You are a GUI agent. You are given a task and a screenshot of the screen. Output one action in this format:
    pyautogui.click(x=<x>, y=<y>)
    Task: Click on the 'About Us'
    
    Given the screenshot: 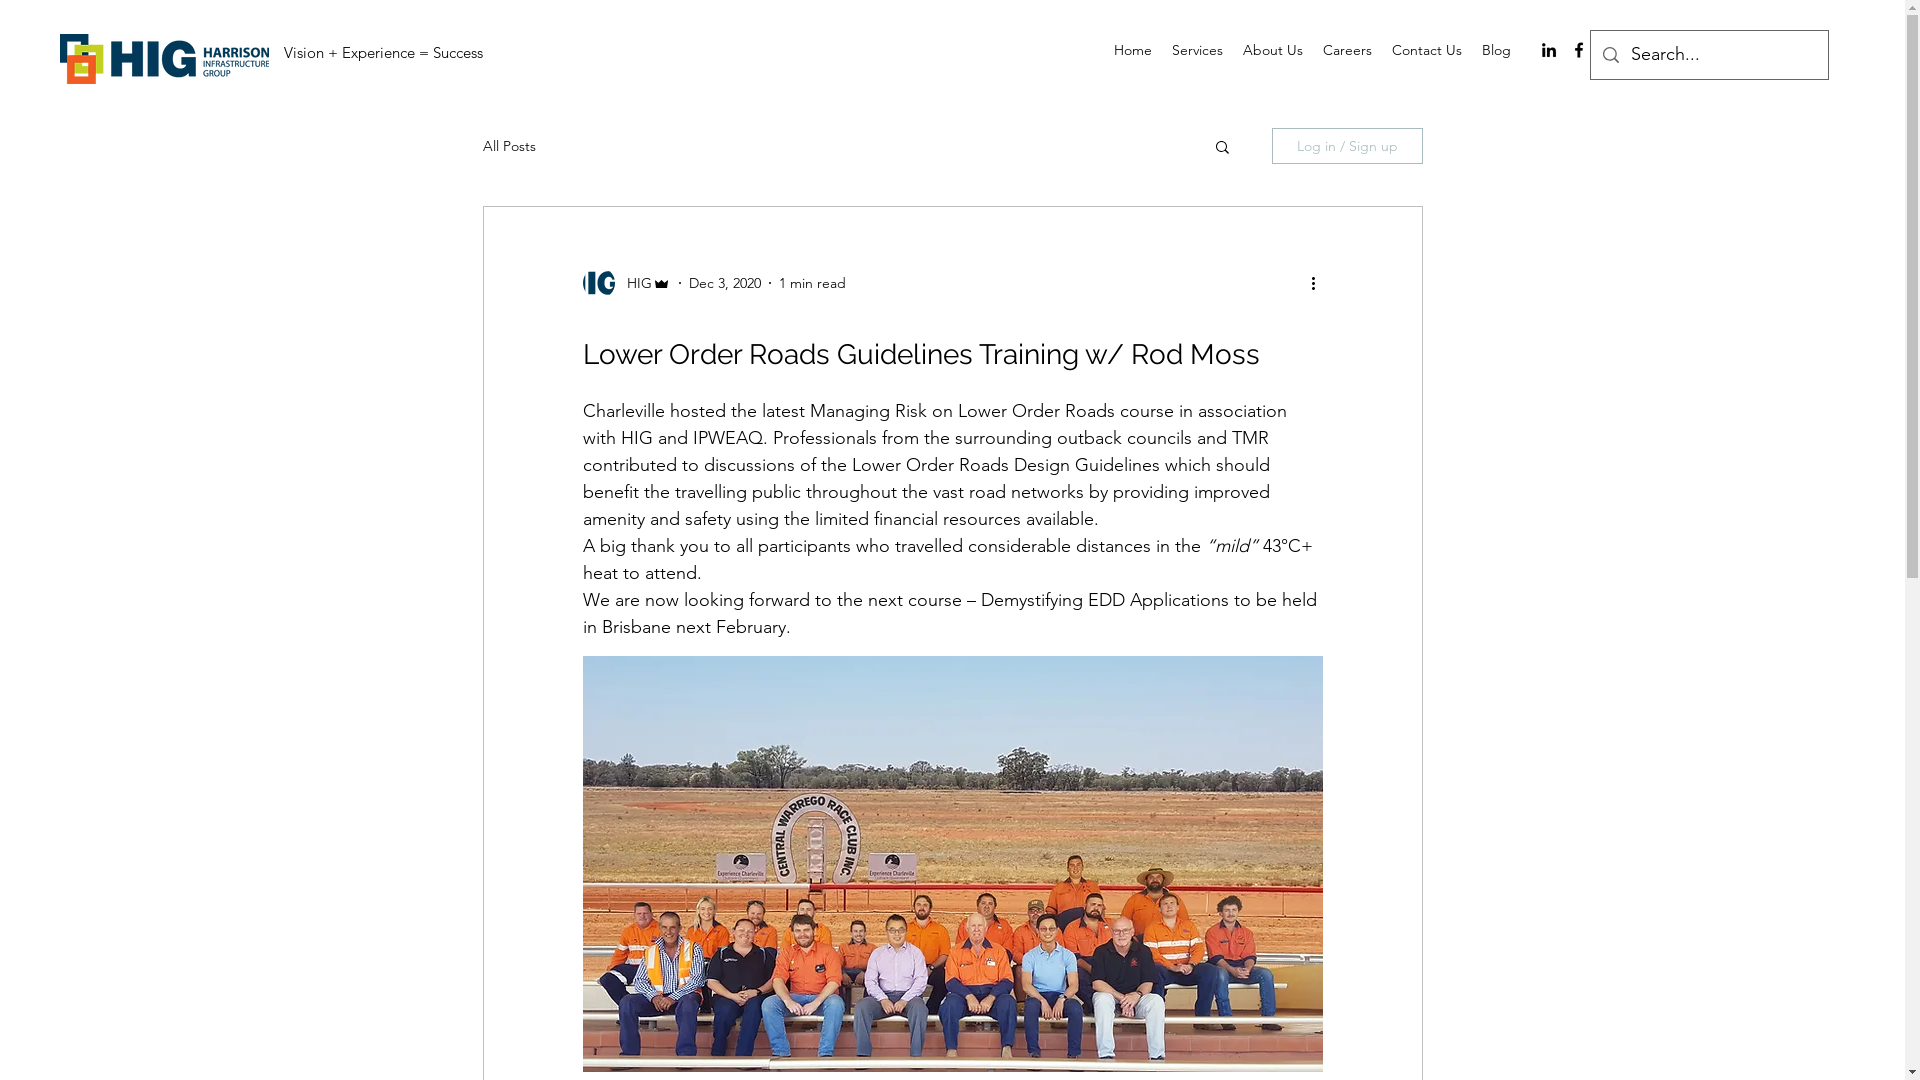 What is the action you would take?
    pyautogui.click(x=1232, y=49)
    